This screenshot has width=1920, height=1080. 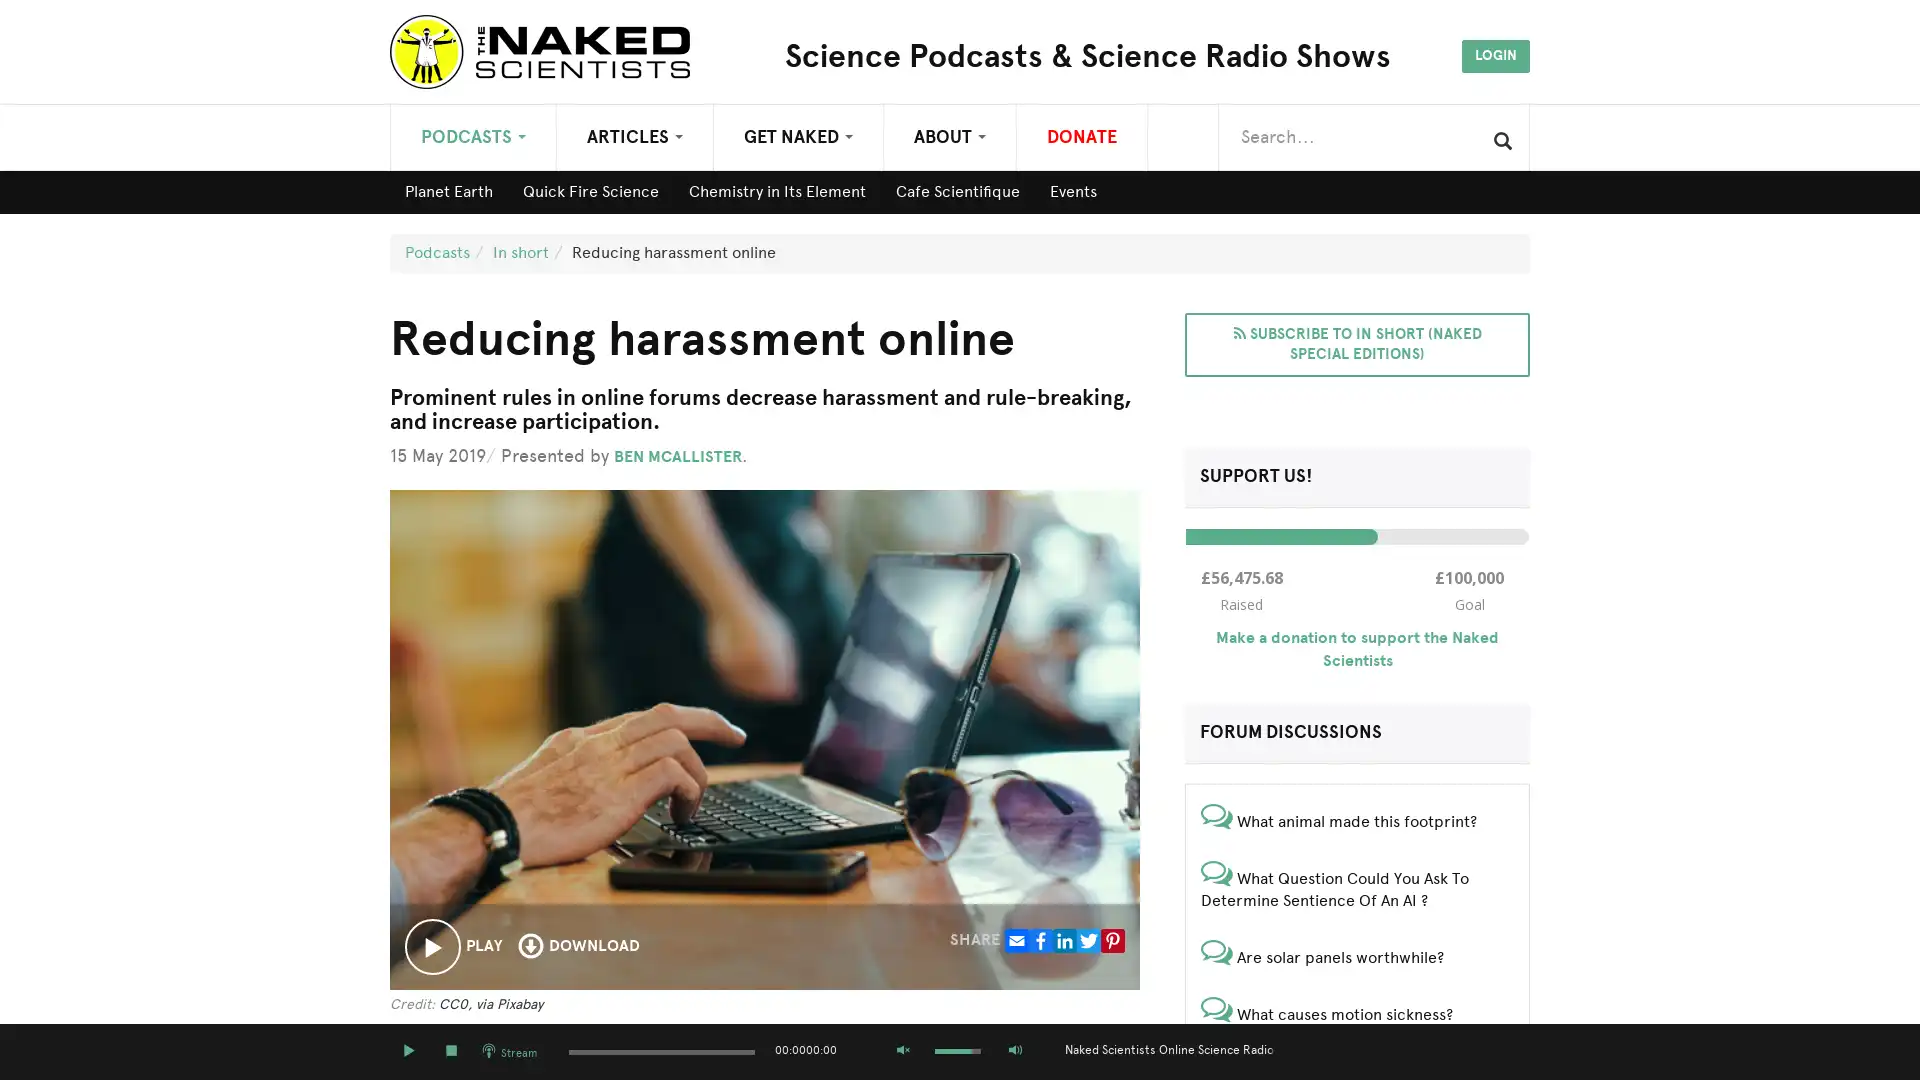 I want to click on APPLY, so click(x=1502, y=140).